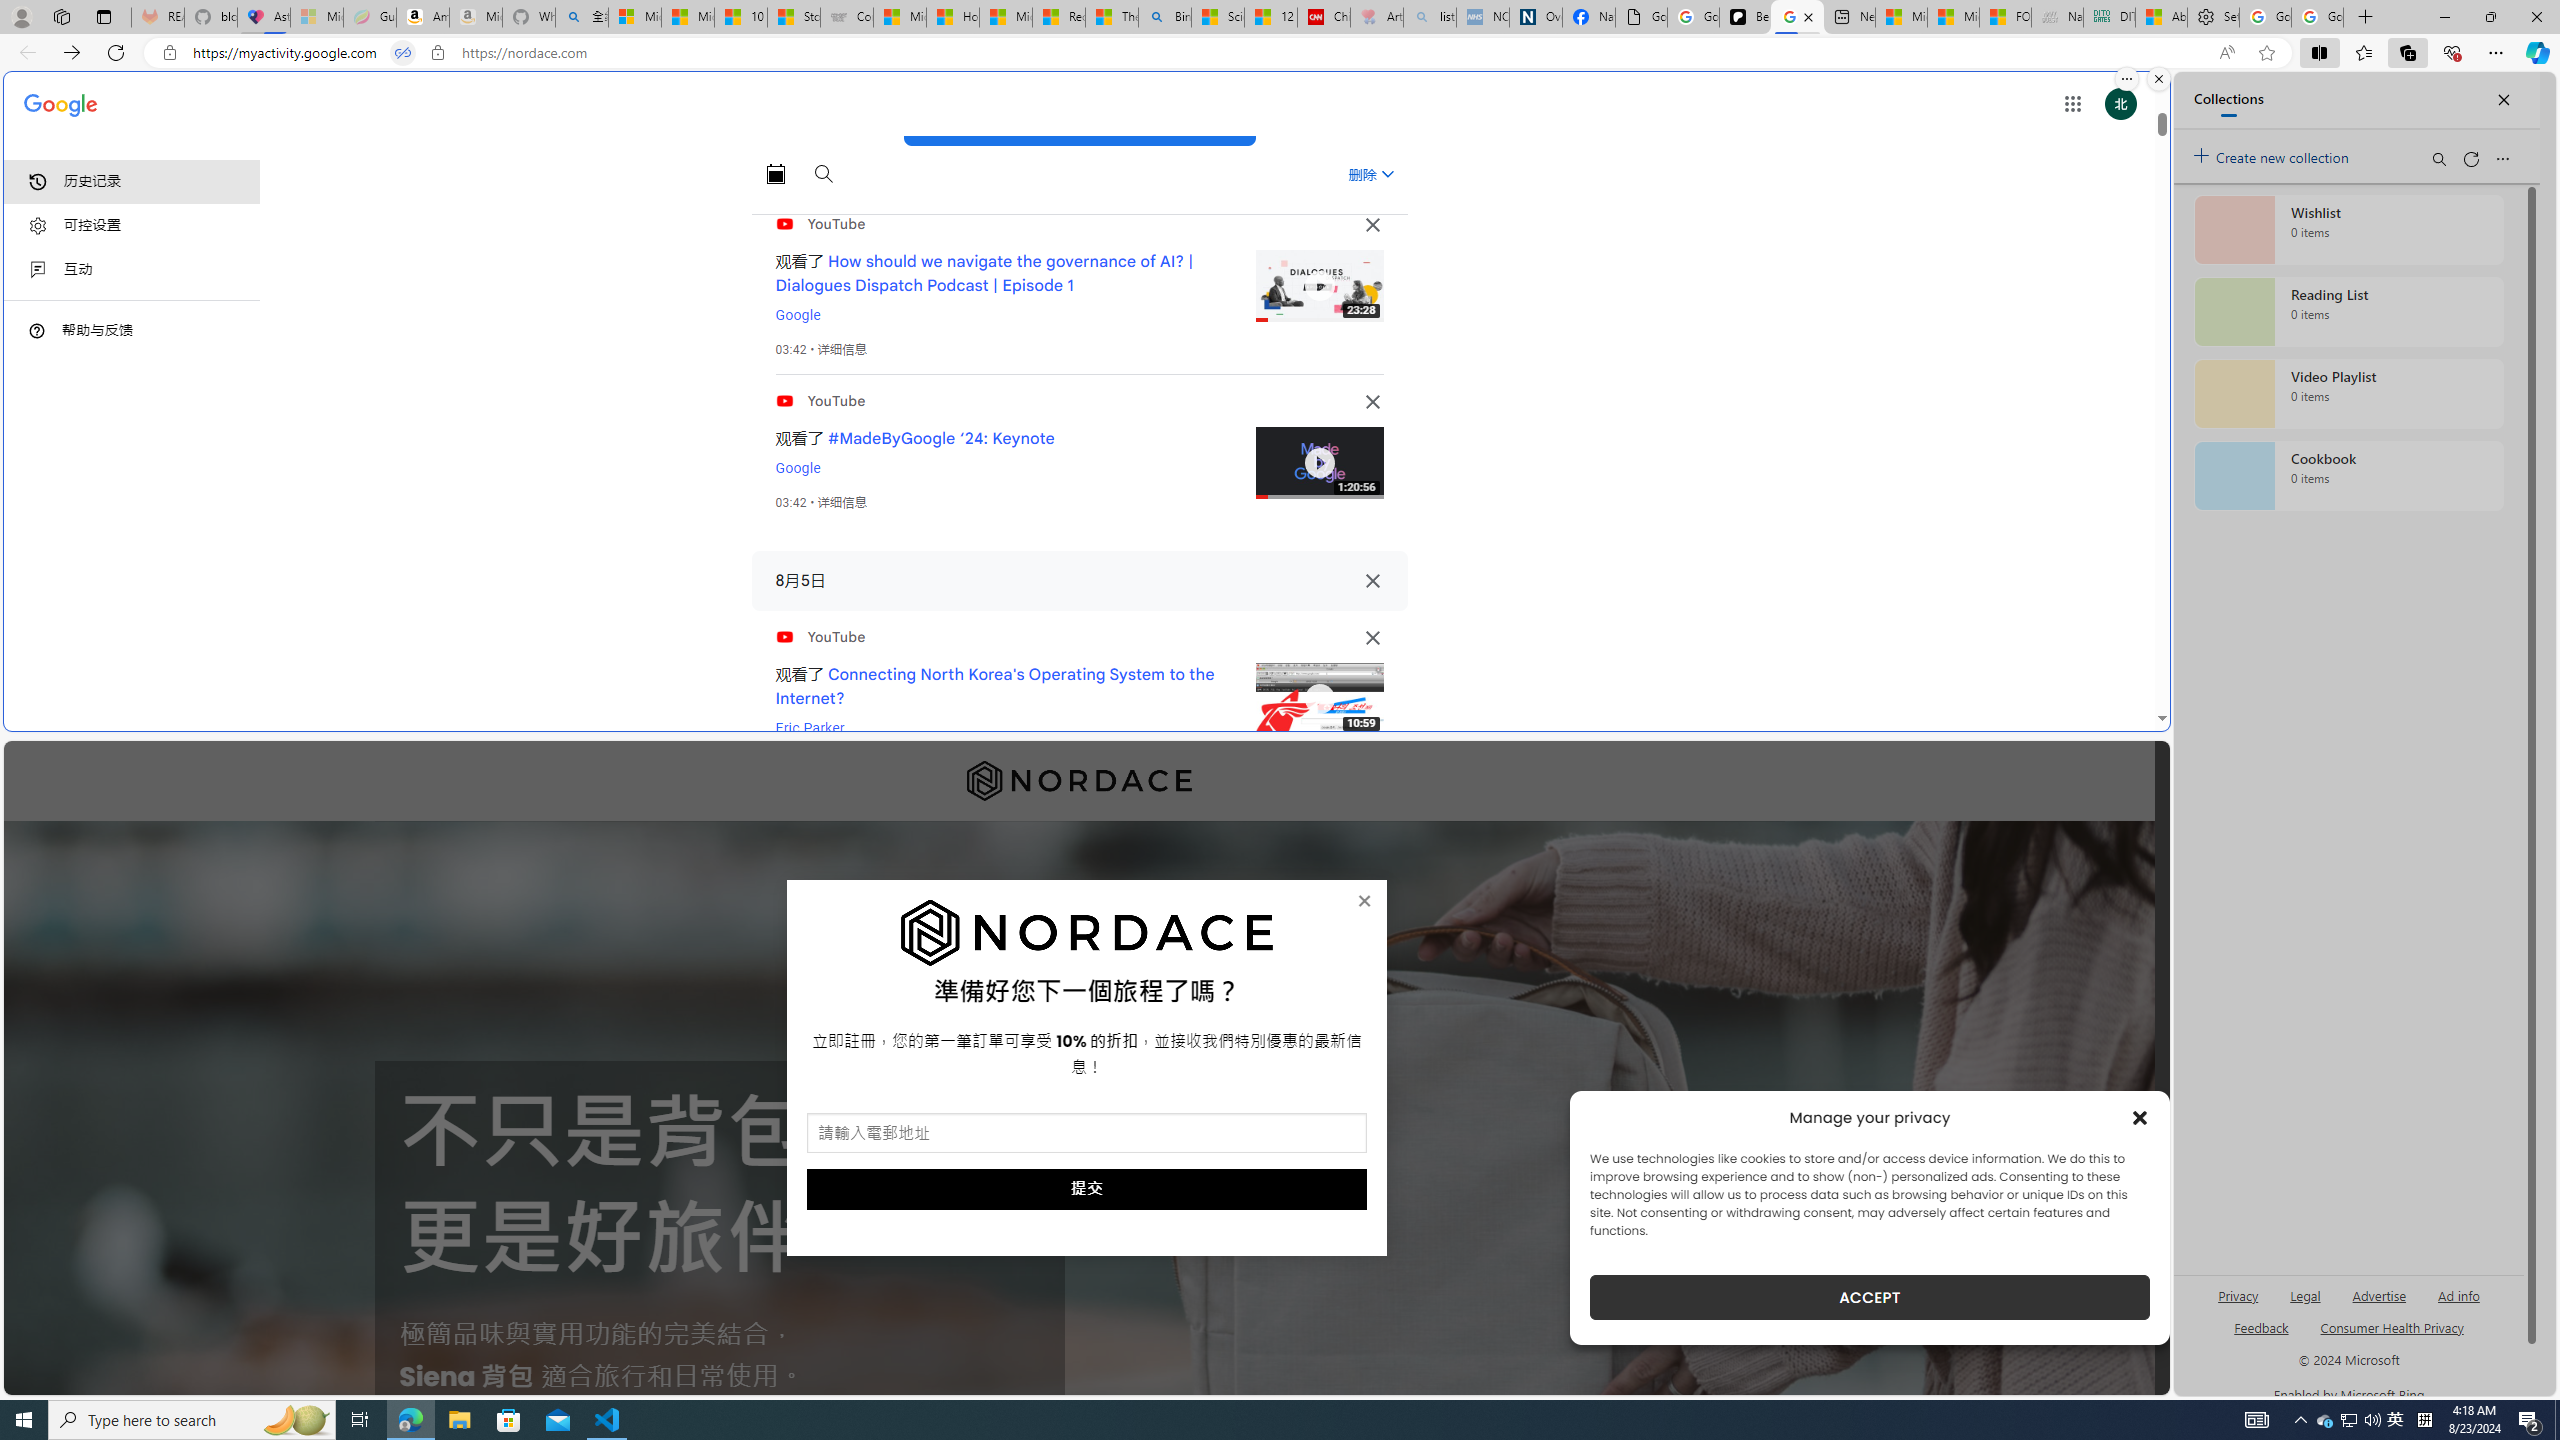 This screenshot has width=2560, height=1440. What do you see at coordinates (1377, 16) in the screenshot?
I see `'Arthritis: Ask Health Professionals - Sleeping'` at bounding box center [1377, 16].